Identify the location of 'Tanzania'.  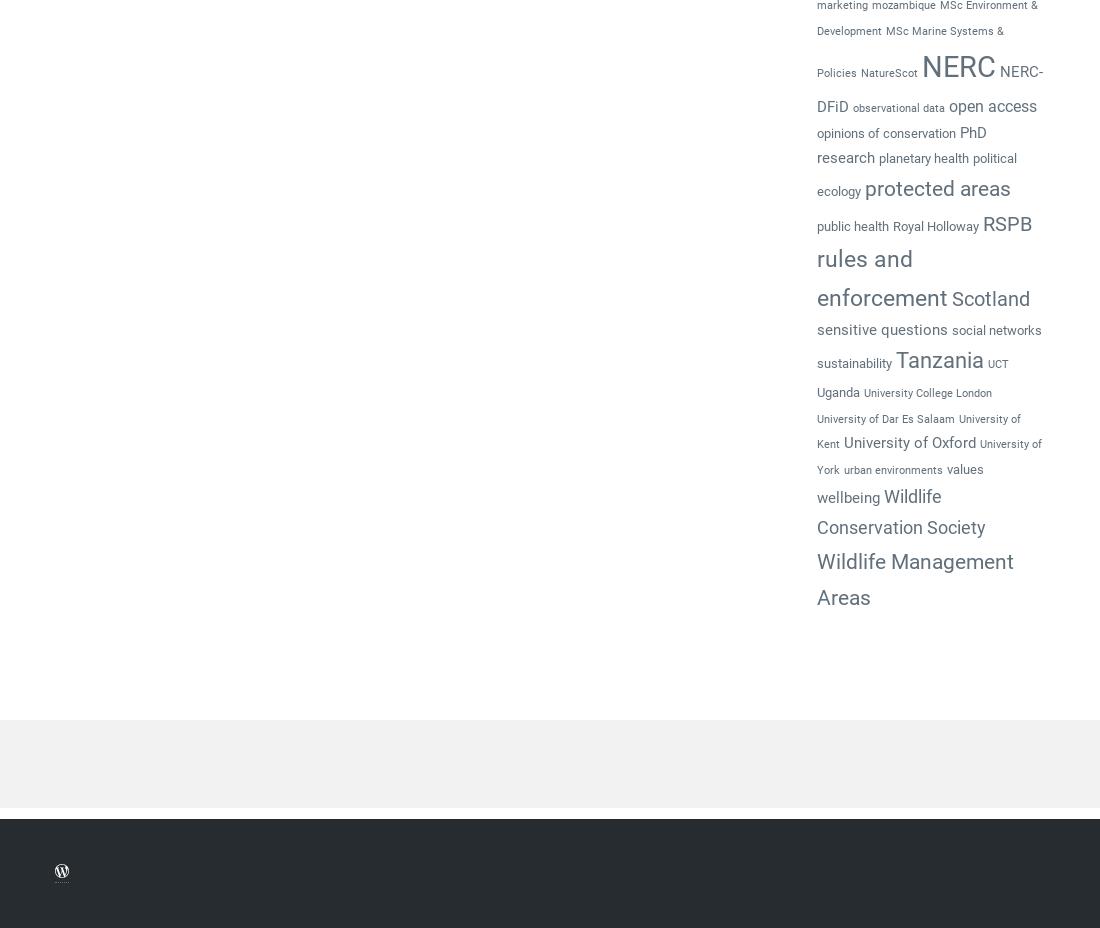
(939, 360).